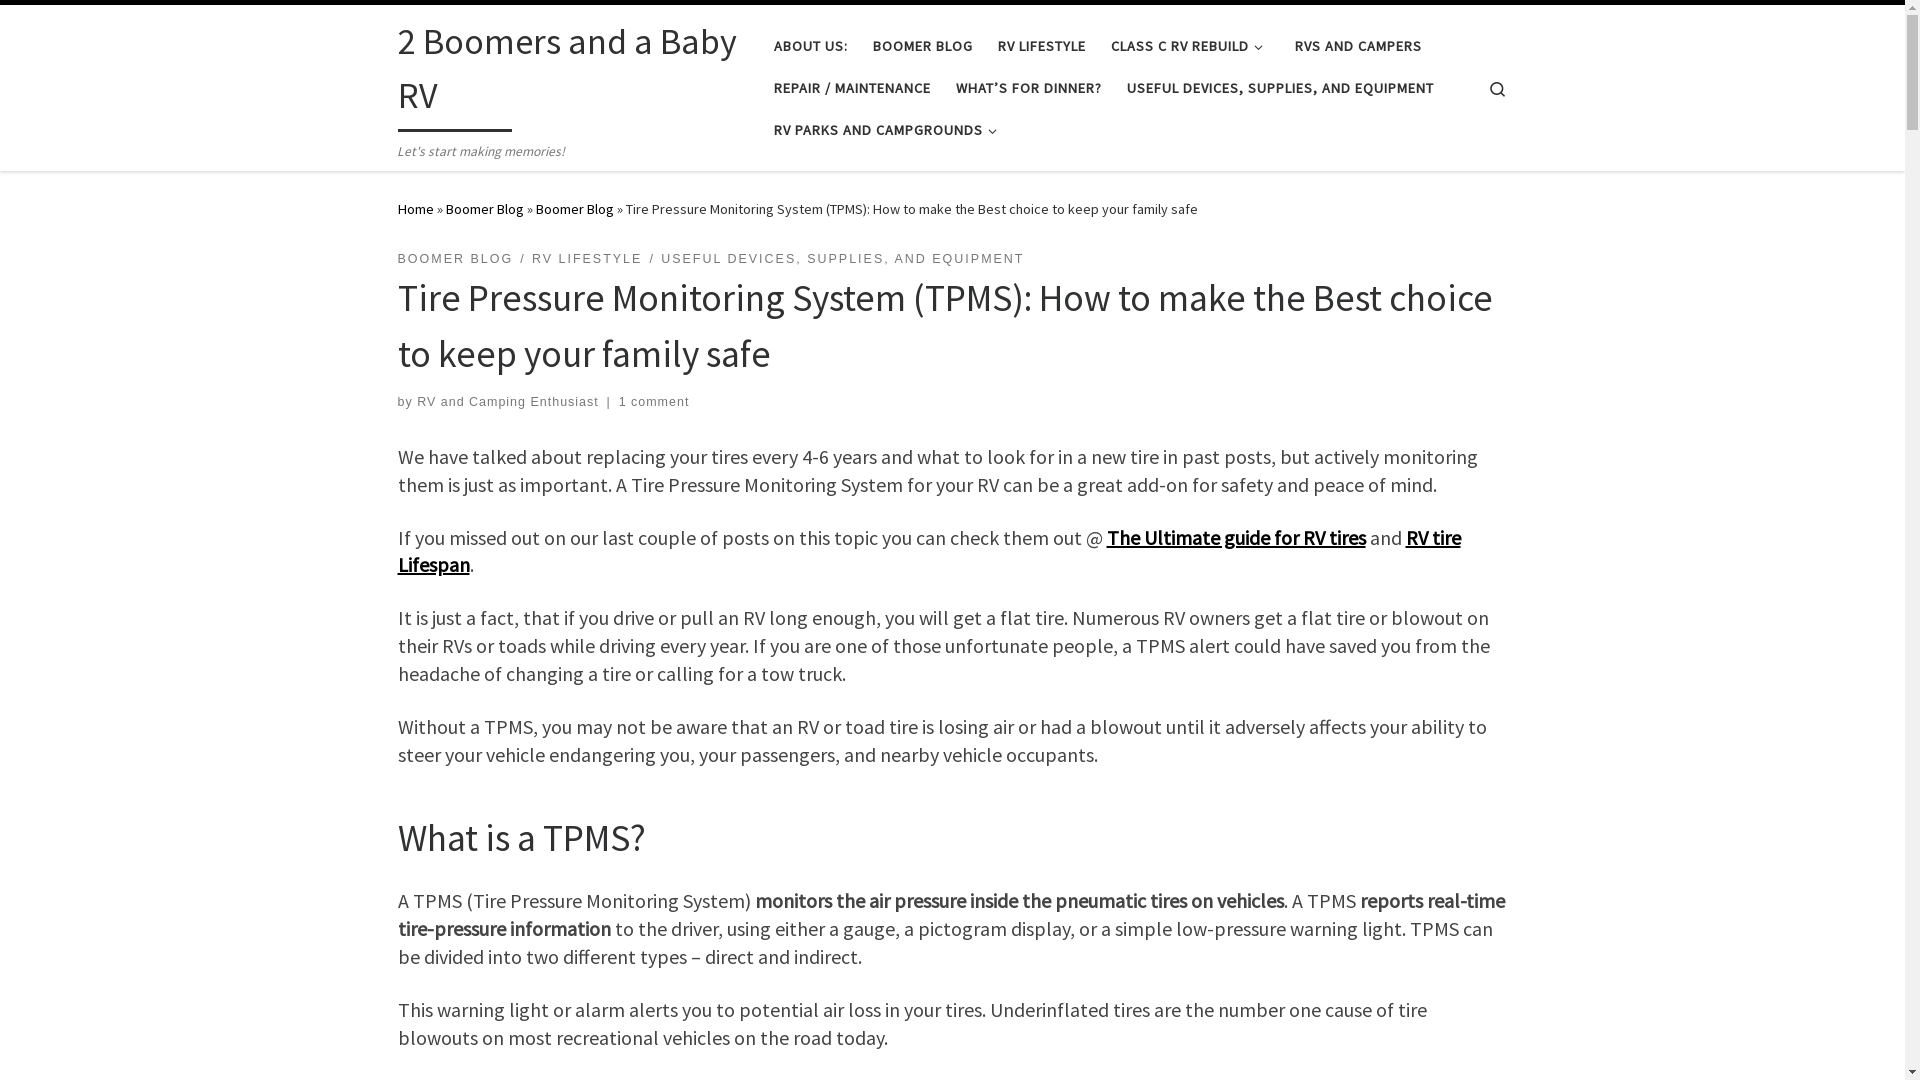 The height and width of the screenshot is (1080, 1920). I want to click on '1 comment', so click(654, 401).